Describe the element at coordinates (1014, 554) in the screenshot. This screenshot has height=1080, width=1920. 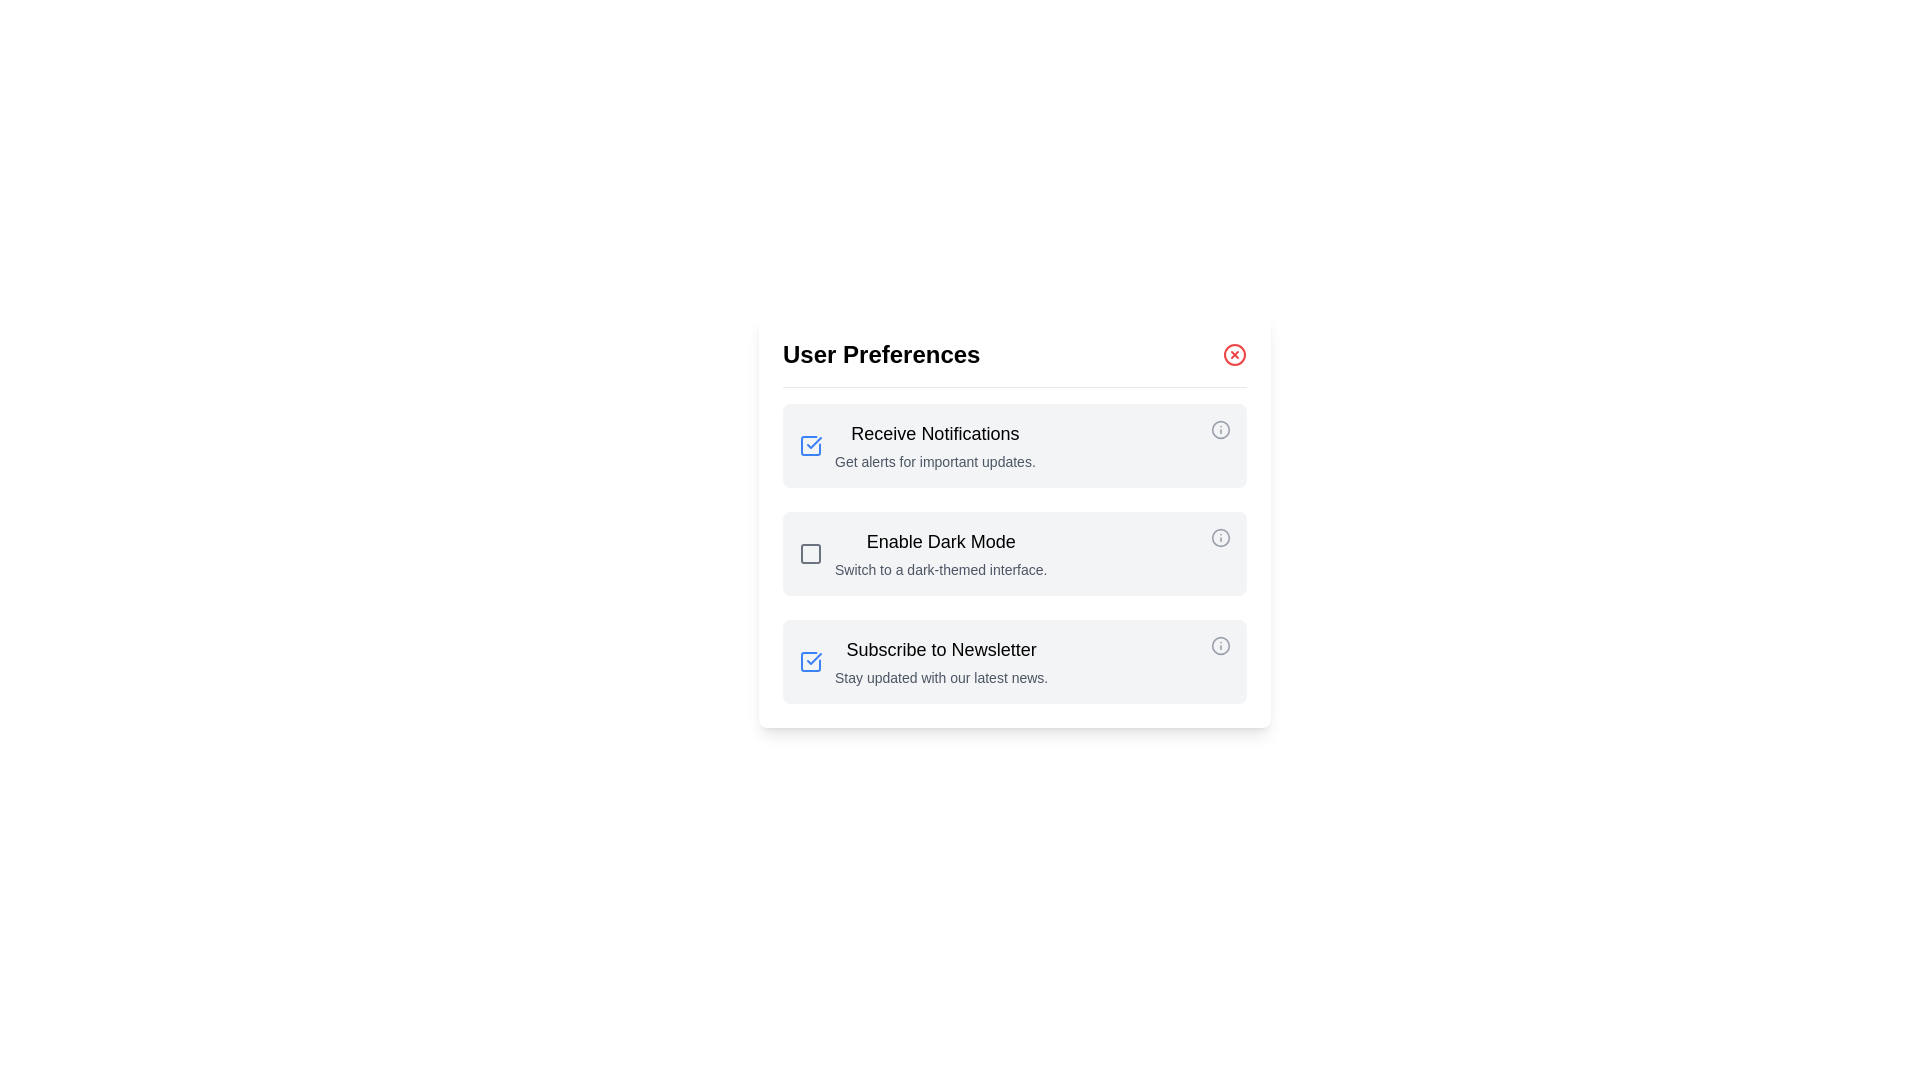
I see `the checkbox for toggling the dark mode feature, which is the second option in the User Preferences card, located beneath 'Receive Notifications' and above 'Subscribe to Newsletter'` at that location.